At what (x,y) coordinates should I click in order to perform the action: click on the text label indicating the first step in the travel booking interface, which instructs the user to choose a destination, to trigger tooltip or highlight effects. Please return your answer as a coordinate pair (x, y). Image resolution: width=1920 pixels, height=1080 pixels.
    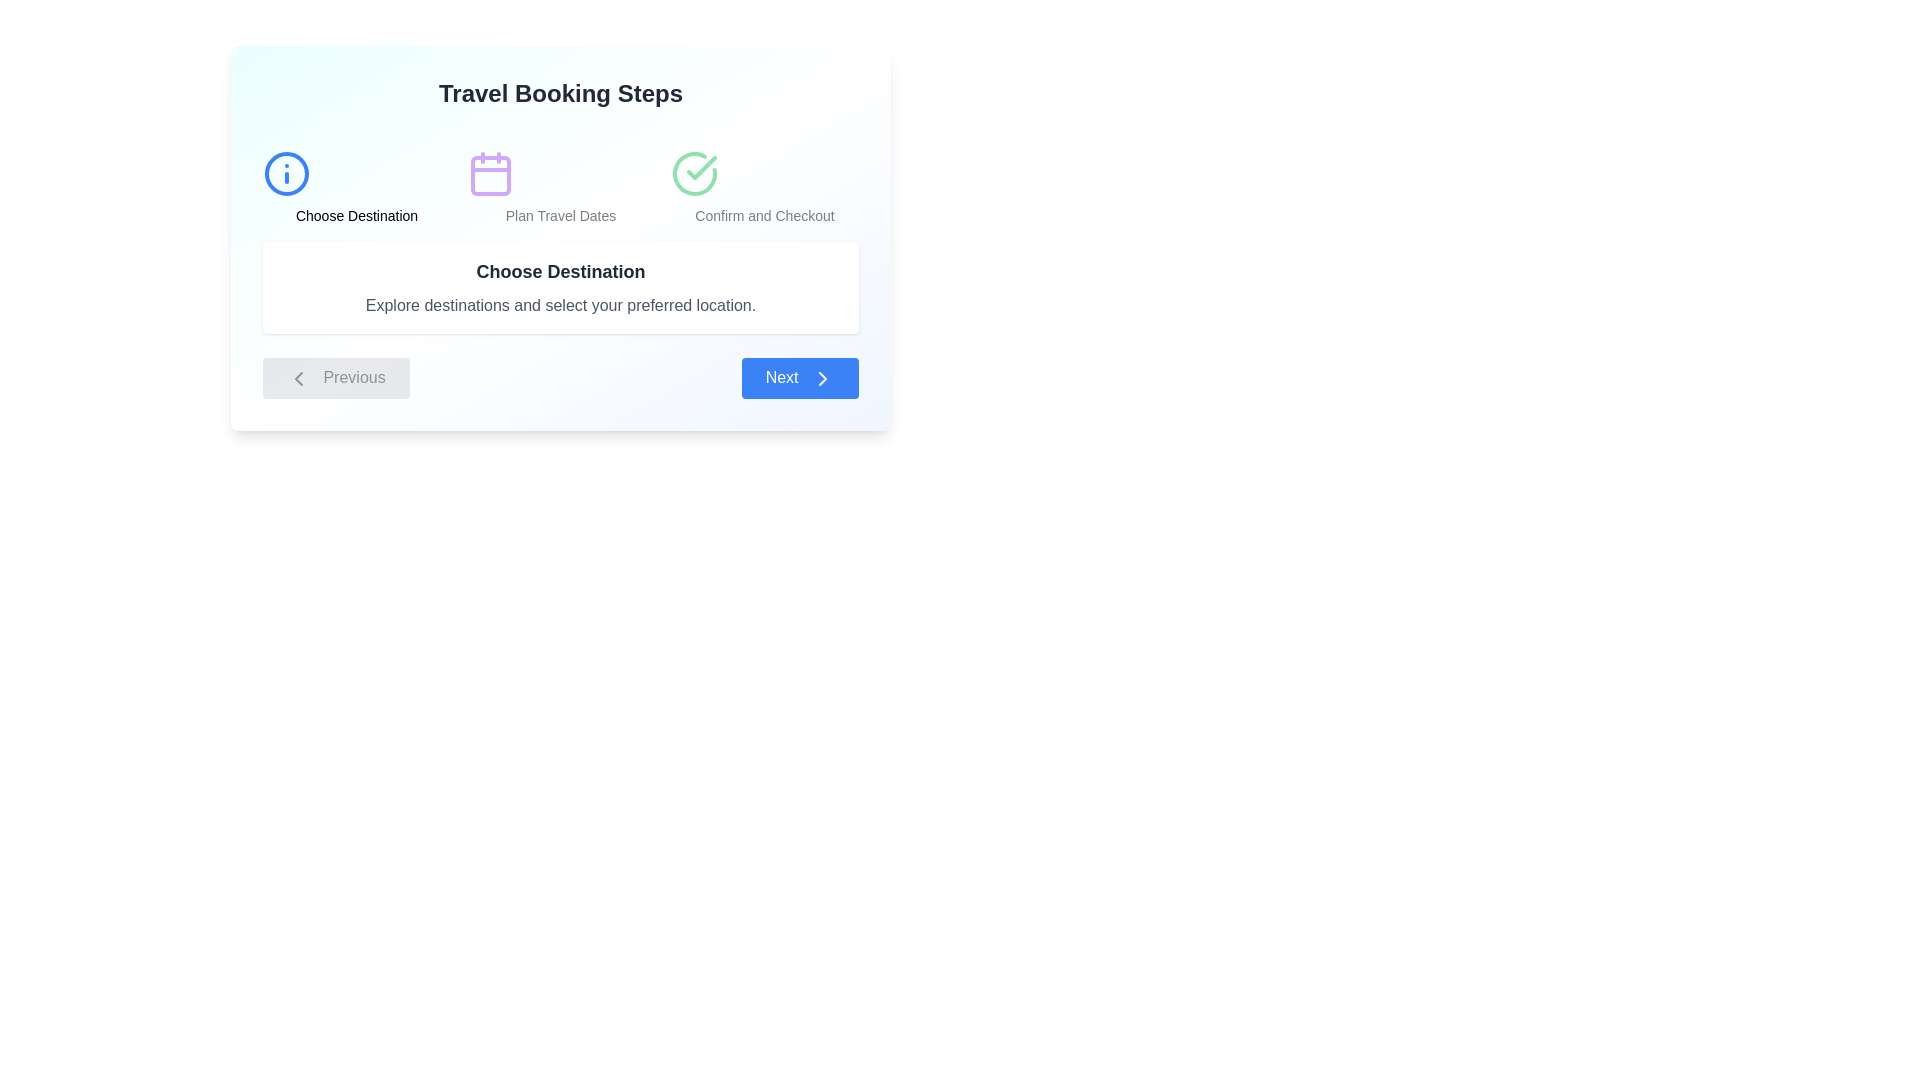
    Looking at the image, I should click on (356, 216).